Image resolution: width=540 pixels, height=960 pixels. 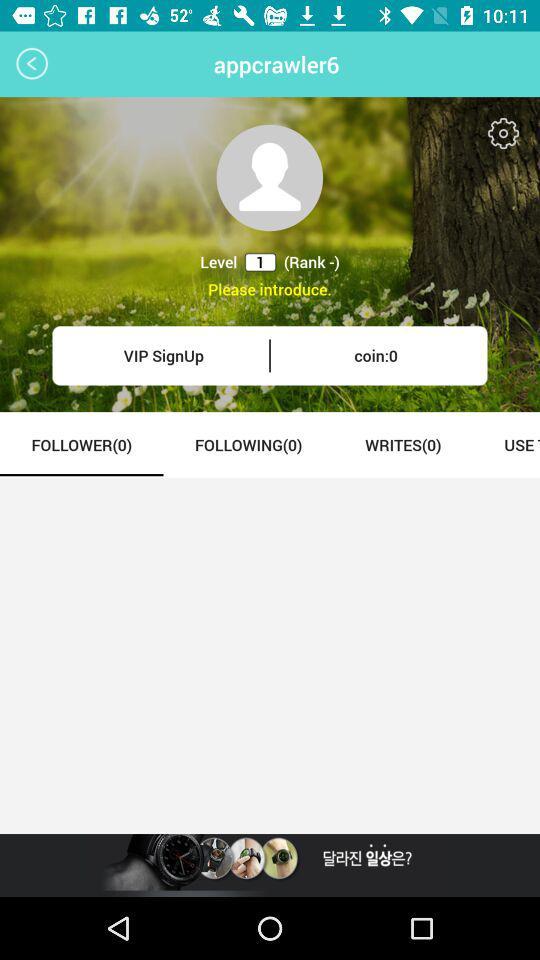 I want to click on app below the please introduce. item, so click(x=162, y=355).